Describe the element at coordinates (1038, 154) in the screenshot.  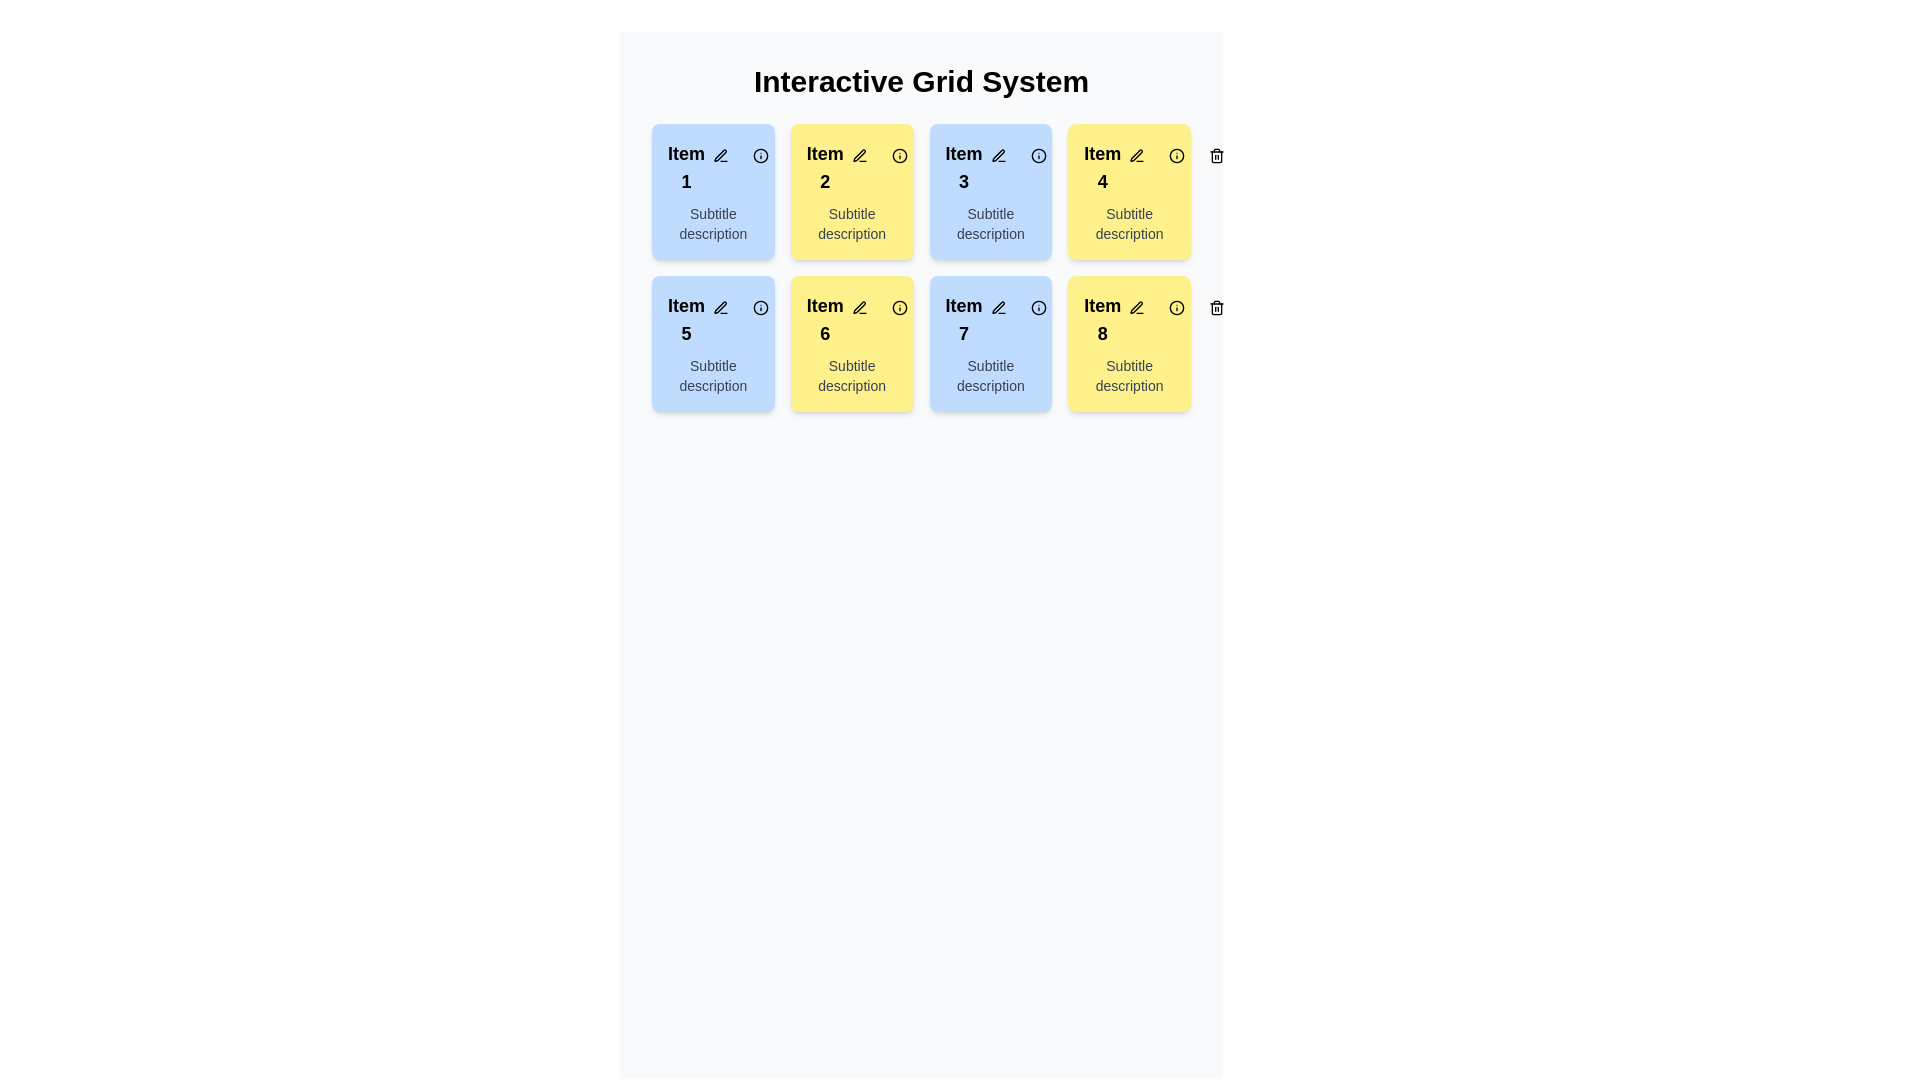
I see `the second circular icon with an encircled 'i' symbol, which is part of a horizontal arrangement of three icons, located between a pencil icon and a trash bin icon, labeled 'Item 3'` at that location.